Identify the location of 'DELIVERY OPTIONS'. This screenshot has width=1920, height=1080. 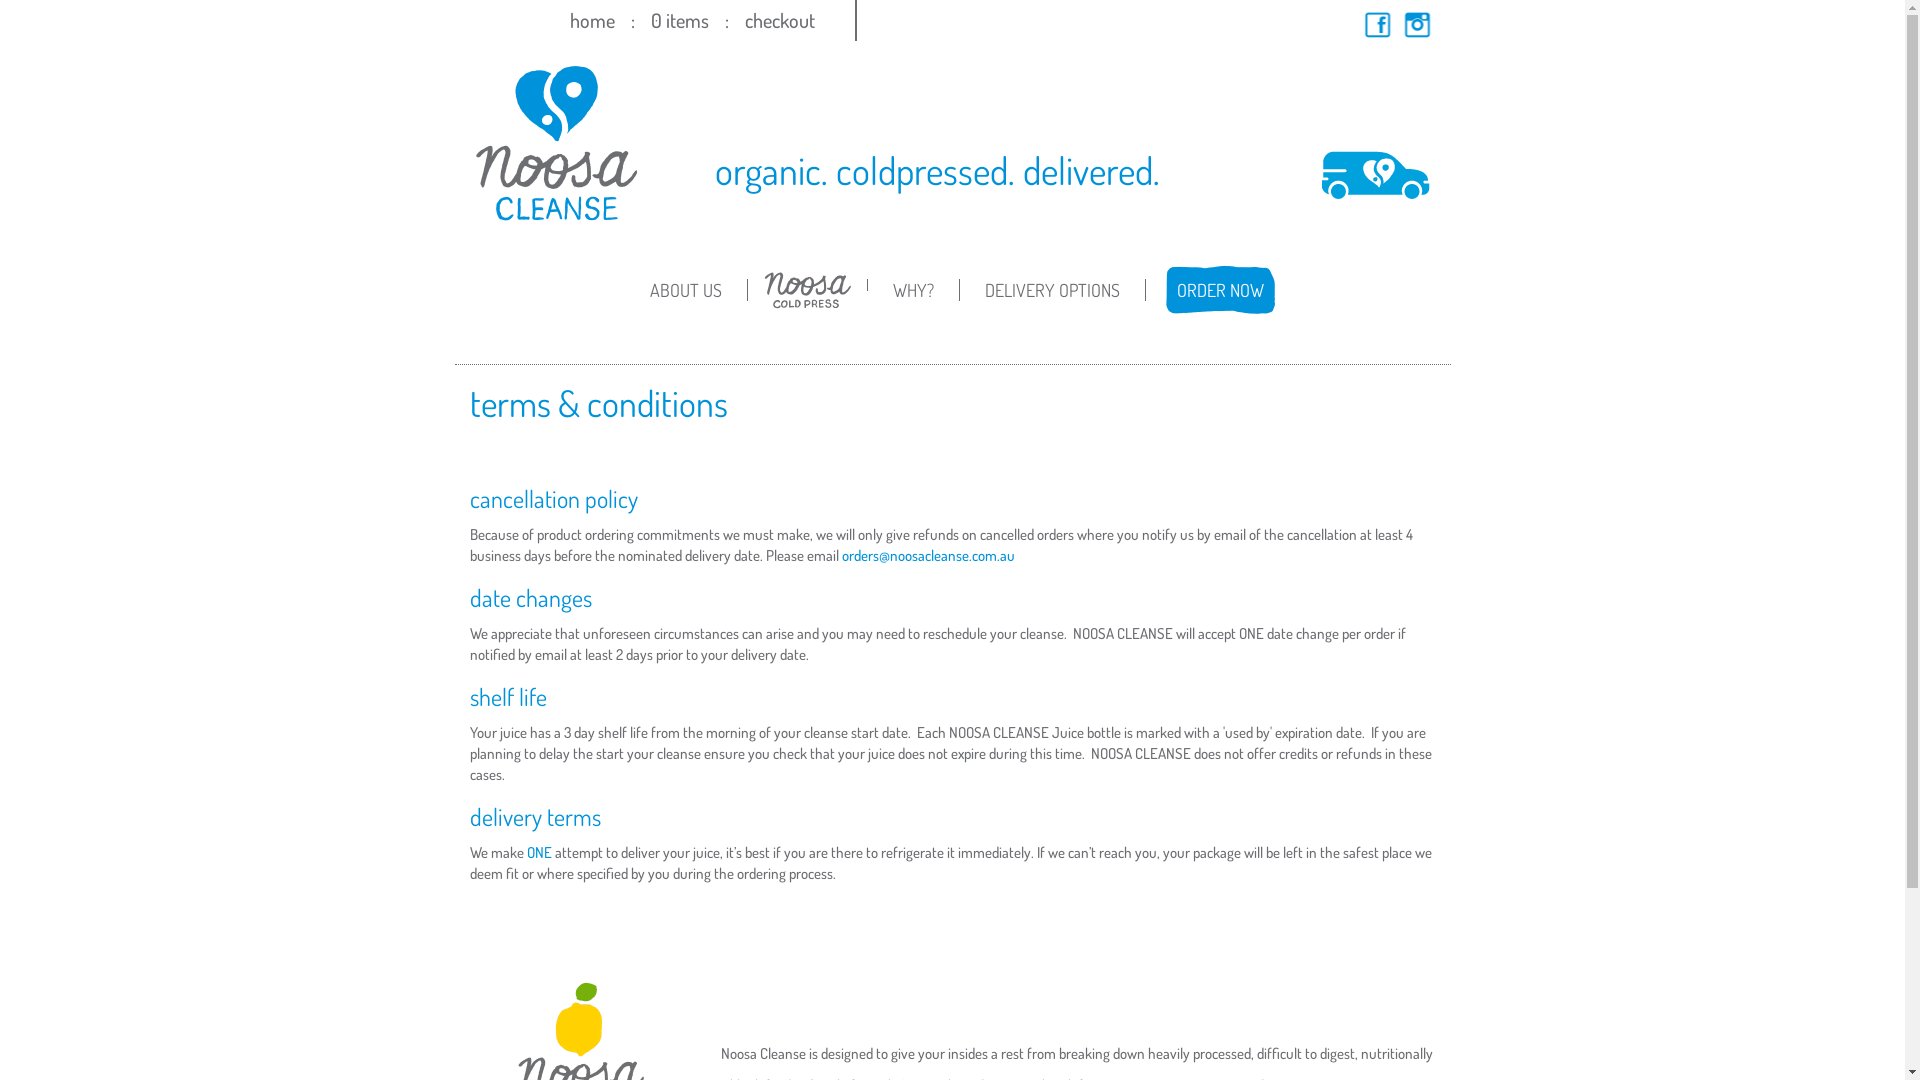
(1051, 289).